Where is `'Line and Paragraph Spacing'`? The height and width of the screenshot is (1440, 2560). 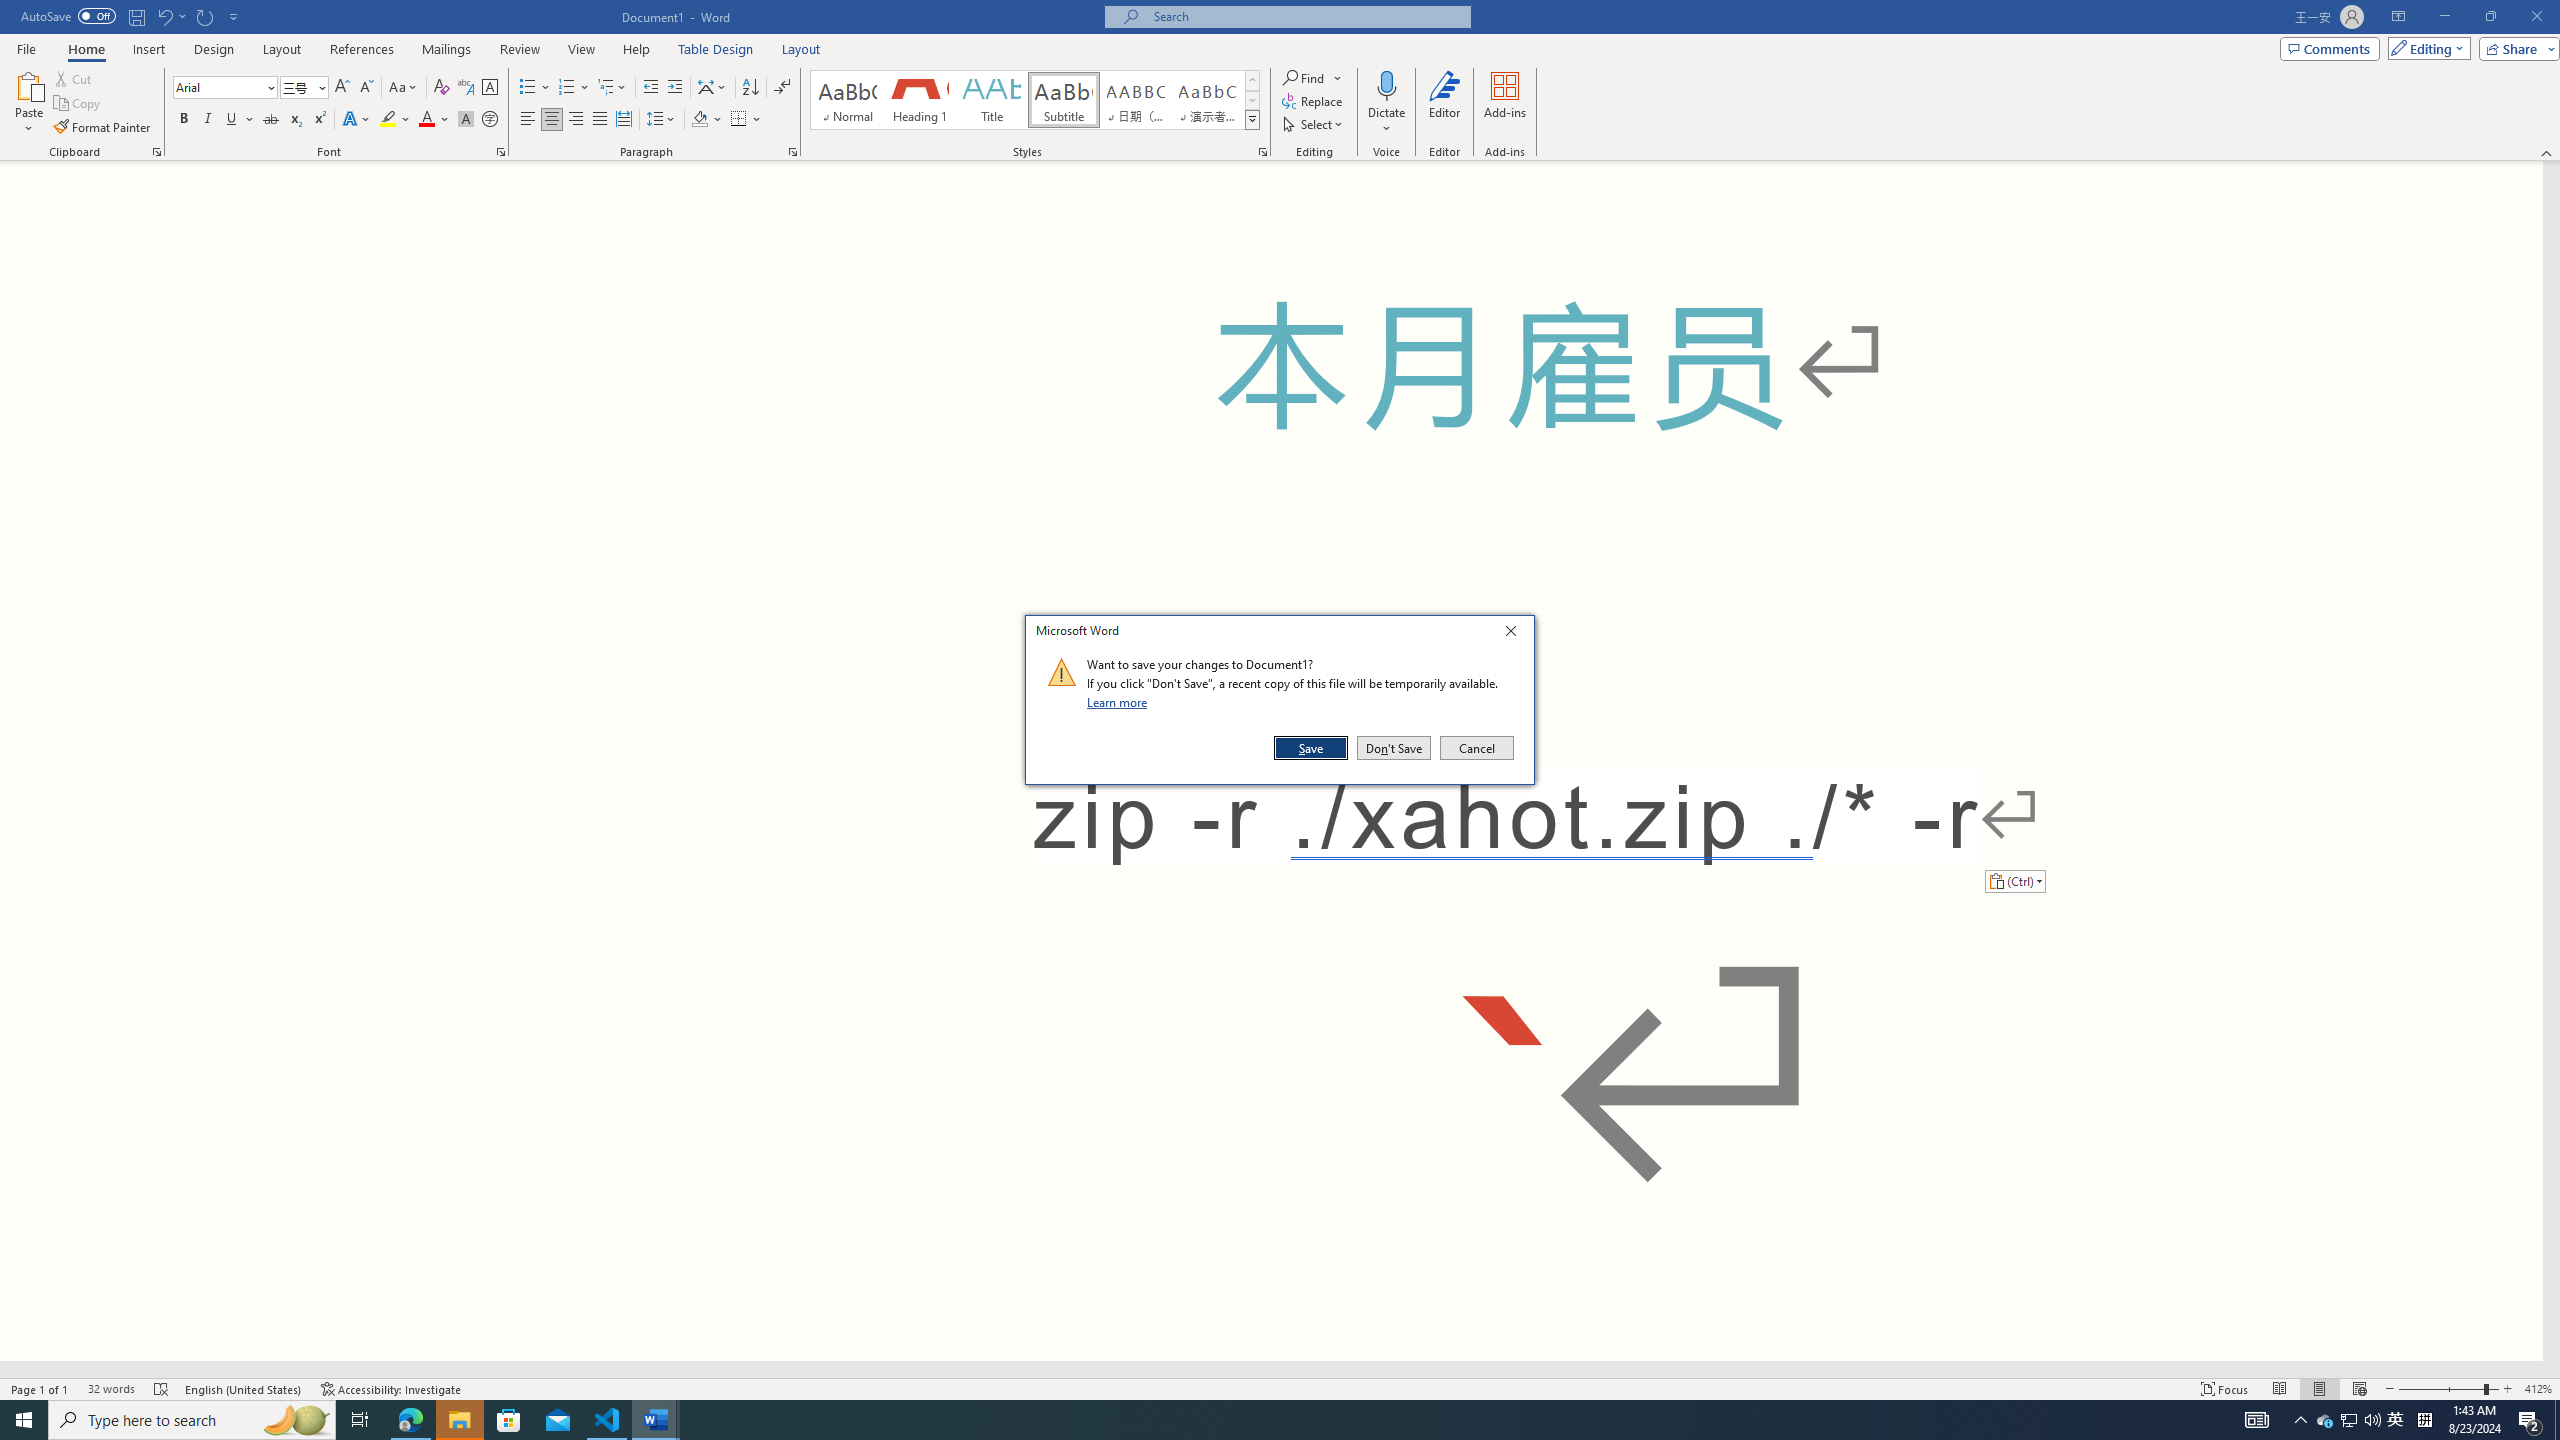
'Line and Paragraph Spacing' is located at coordinates (663, 118).